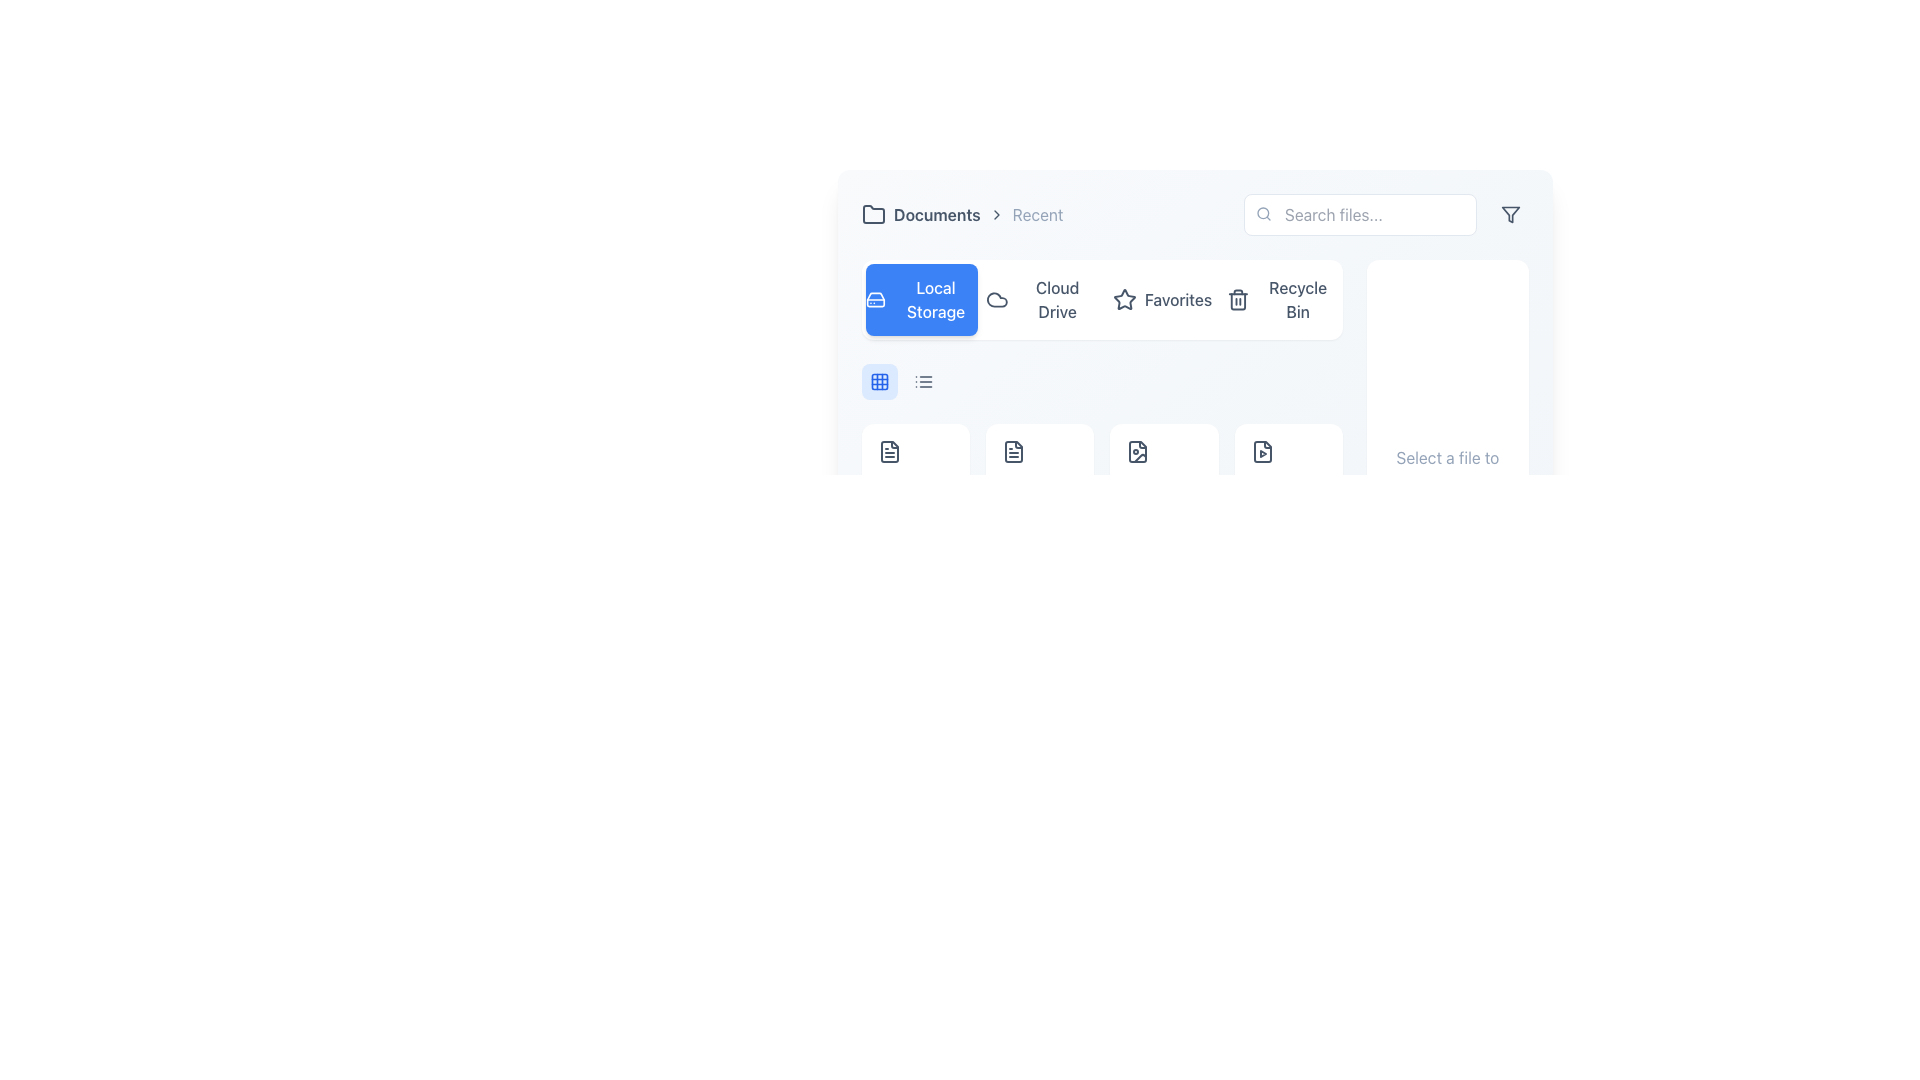 The width and height of the screenshot is (1920, 1080). I want to click on the 'Local Storage' button, which has a blue background, white text, and a hard drive icon on the left, so click(921, 300).